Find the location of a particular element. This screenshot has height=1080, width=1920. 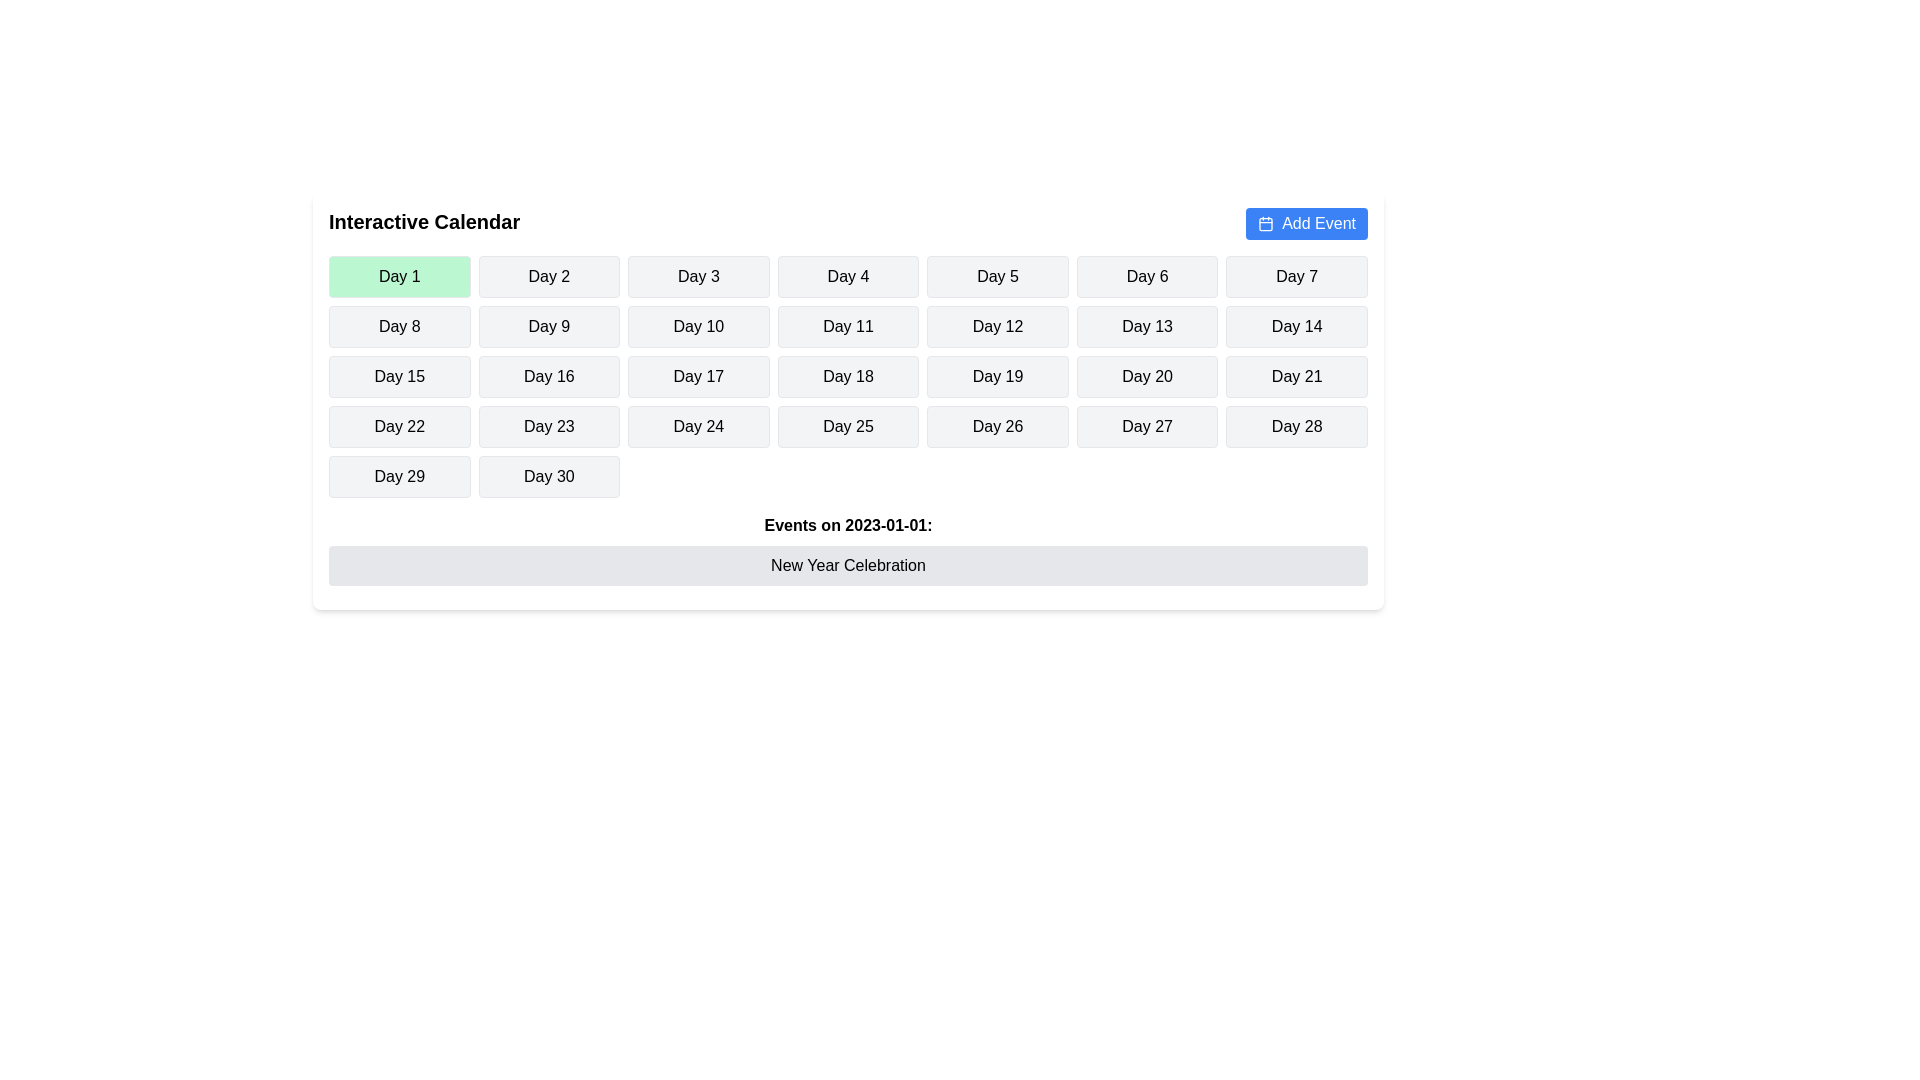

the rectangular button labeled 'Day 25' is located at coordinates (848, 426).